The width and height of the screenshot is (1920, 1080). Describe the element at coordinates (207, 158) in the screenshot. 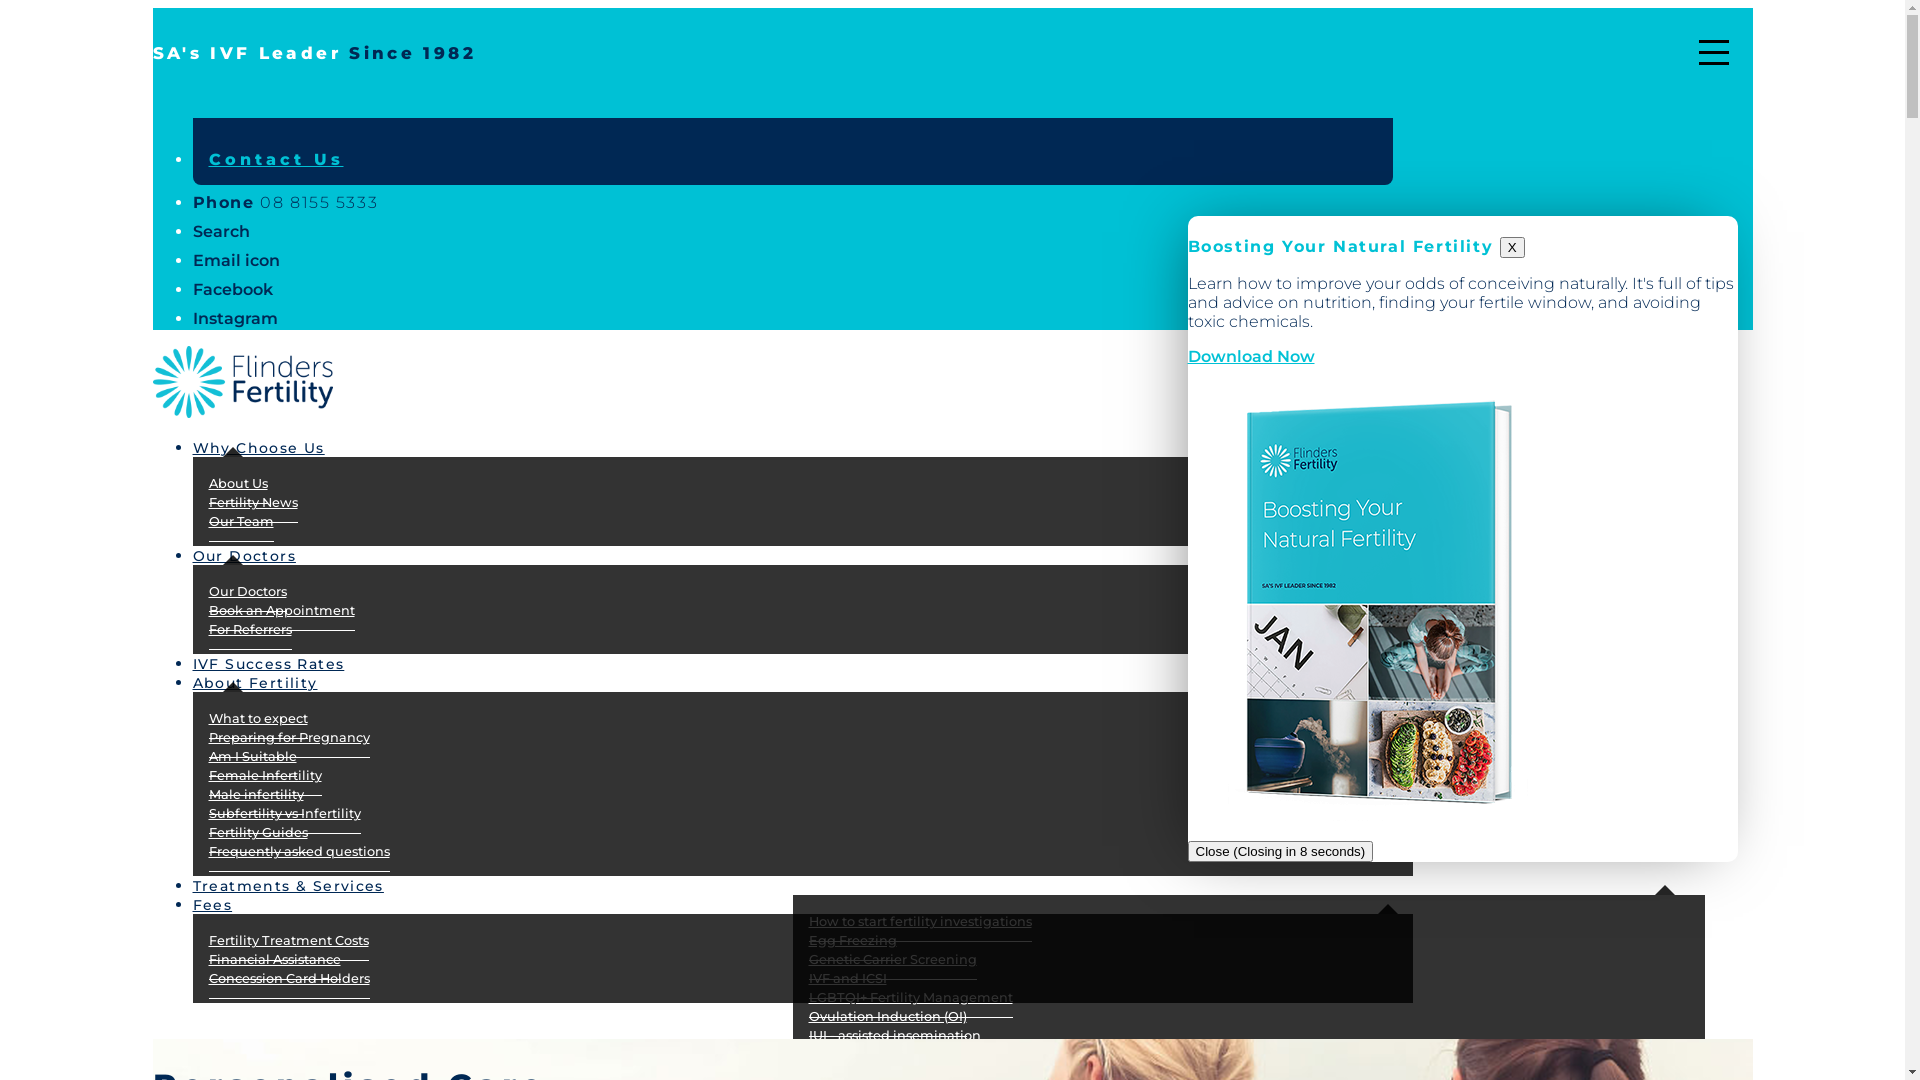

I see `'Contact Us'` at that location.